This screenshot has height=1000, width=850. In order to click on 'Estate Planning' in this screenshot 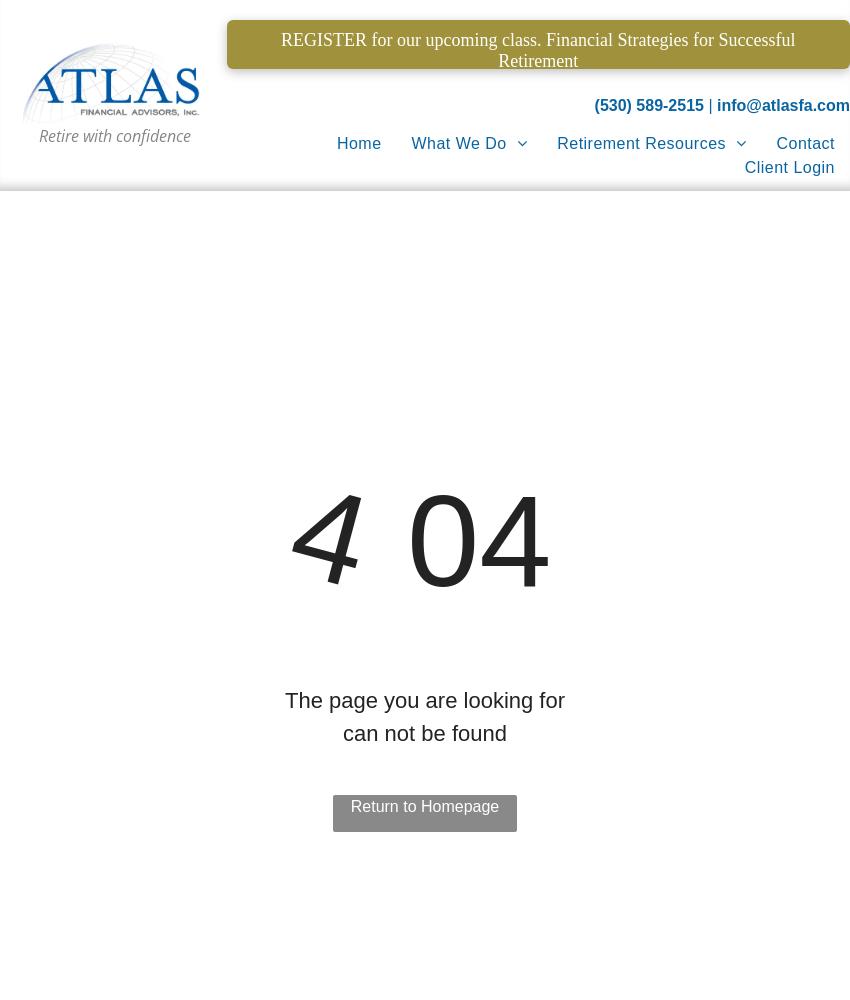, I will do `click(425, 282)`.